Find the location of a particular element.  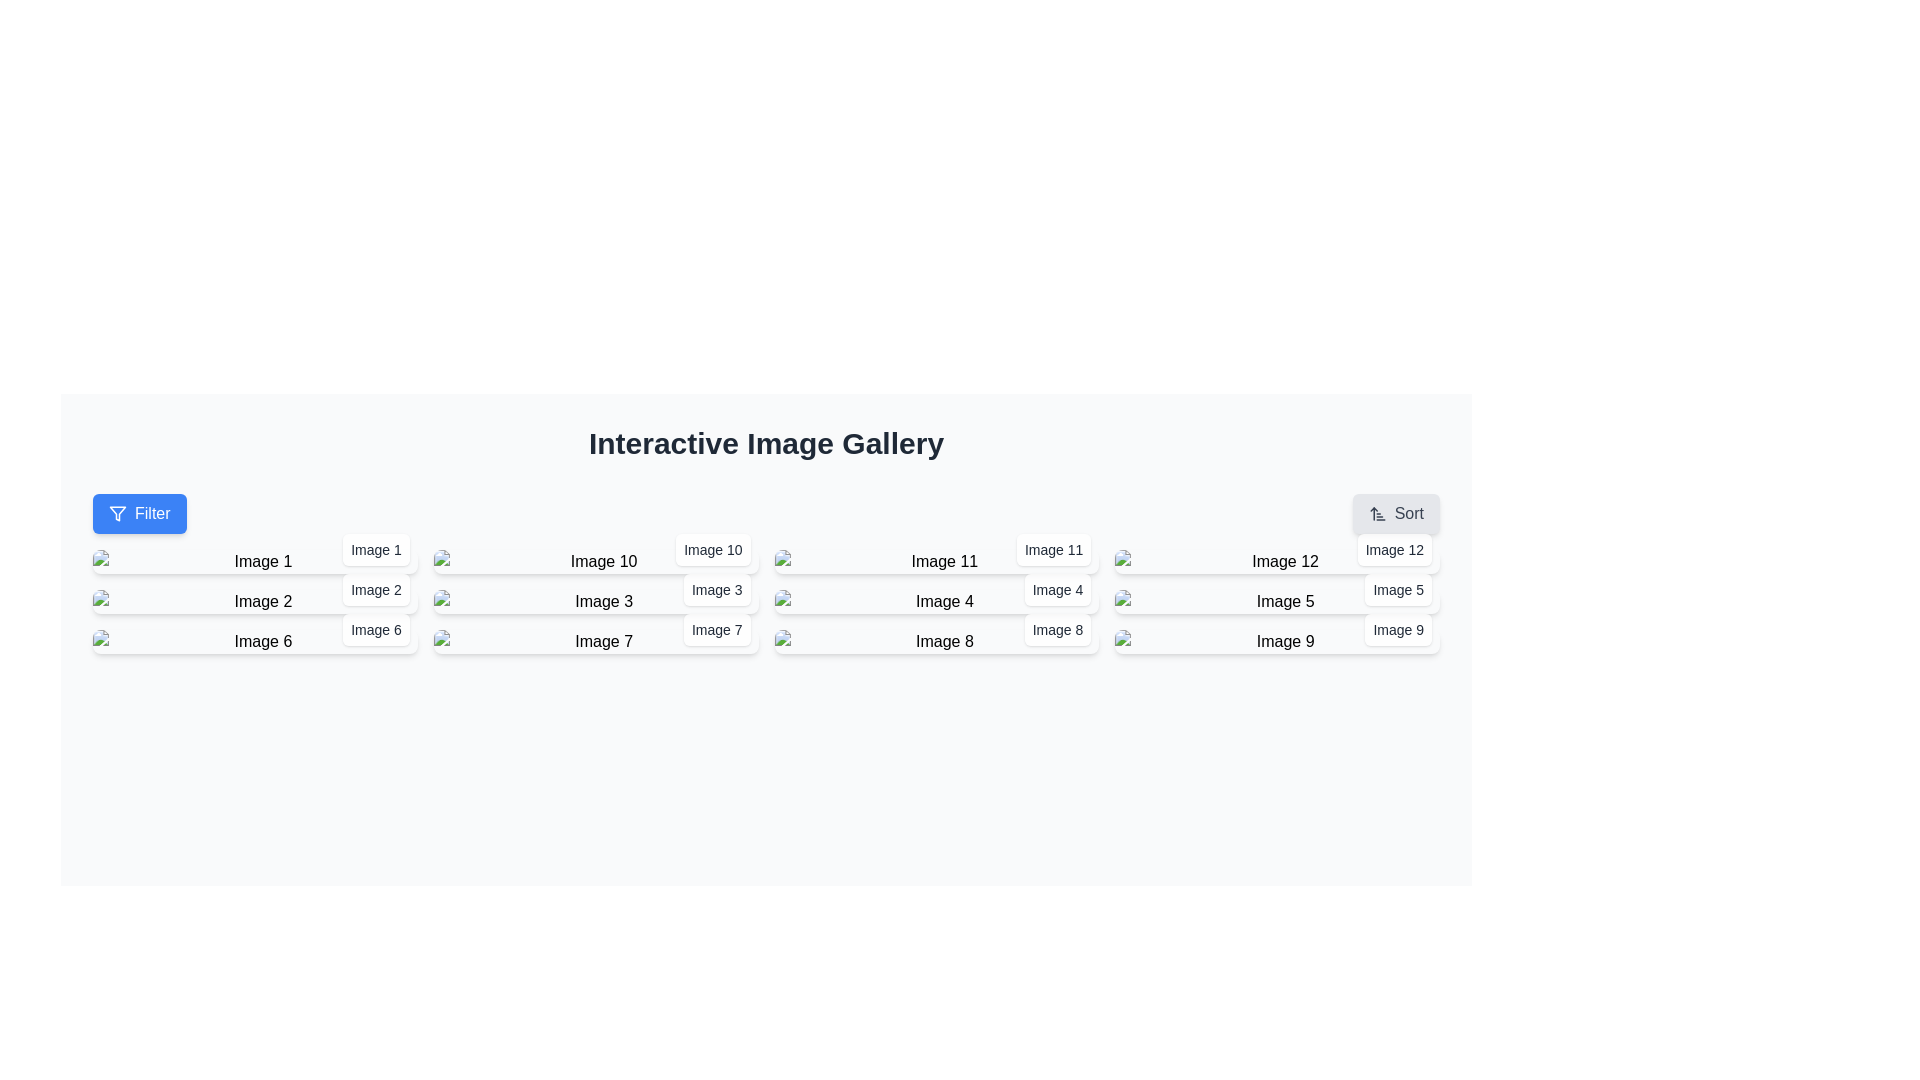

the interactive image thumbnail located at the bottom right of the grid is located at coordinates (1276, 641).